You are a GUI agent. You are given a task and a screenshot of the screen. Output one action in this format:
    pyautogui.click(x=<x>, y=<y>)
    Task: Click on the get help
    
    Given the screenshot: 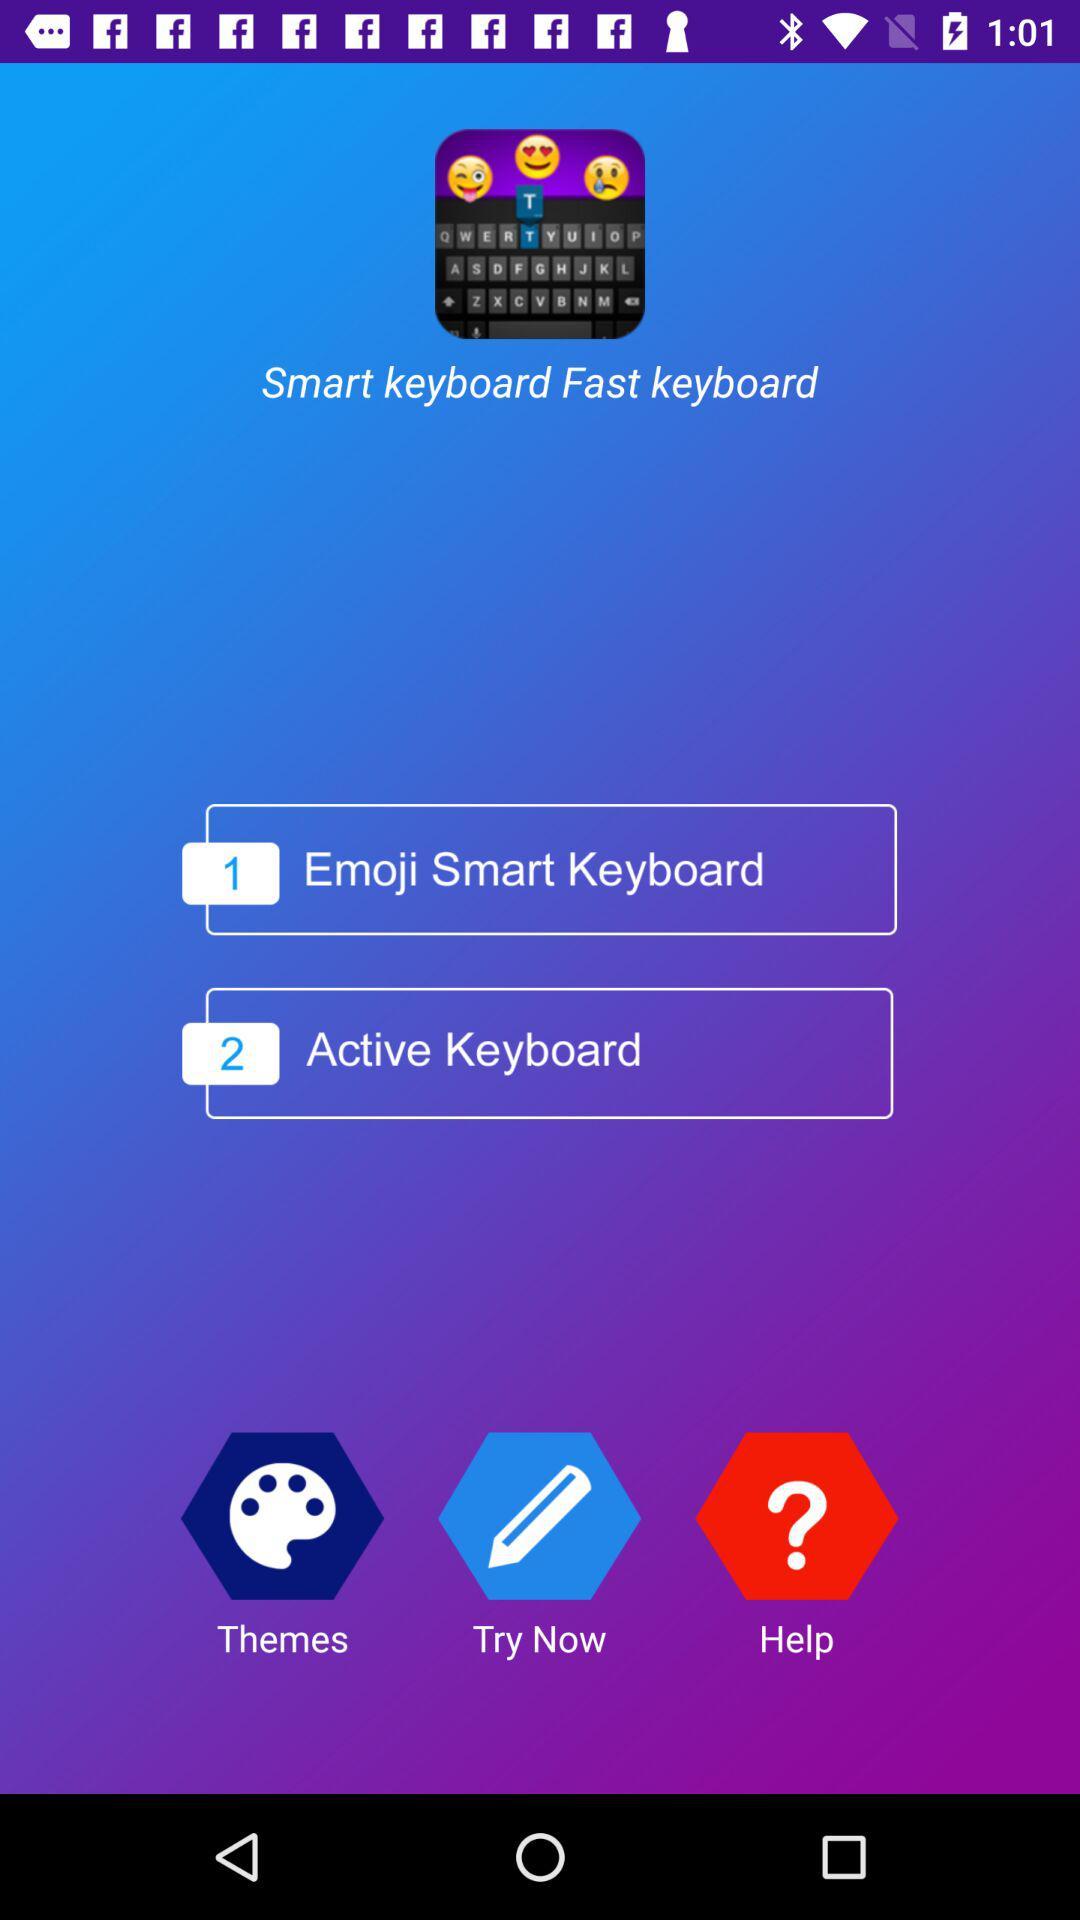 What is the action you would take?
    pyautogui.click(x=795, y=1516)
    